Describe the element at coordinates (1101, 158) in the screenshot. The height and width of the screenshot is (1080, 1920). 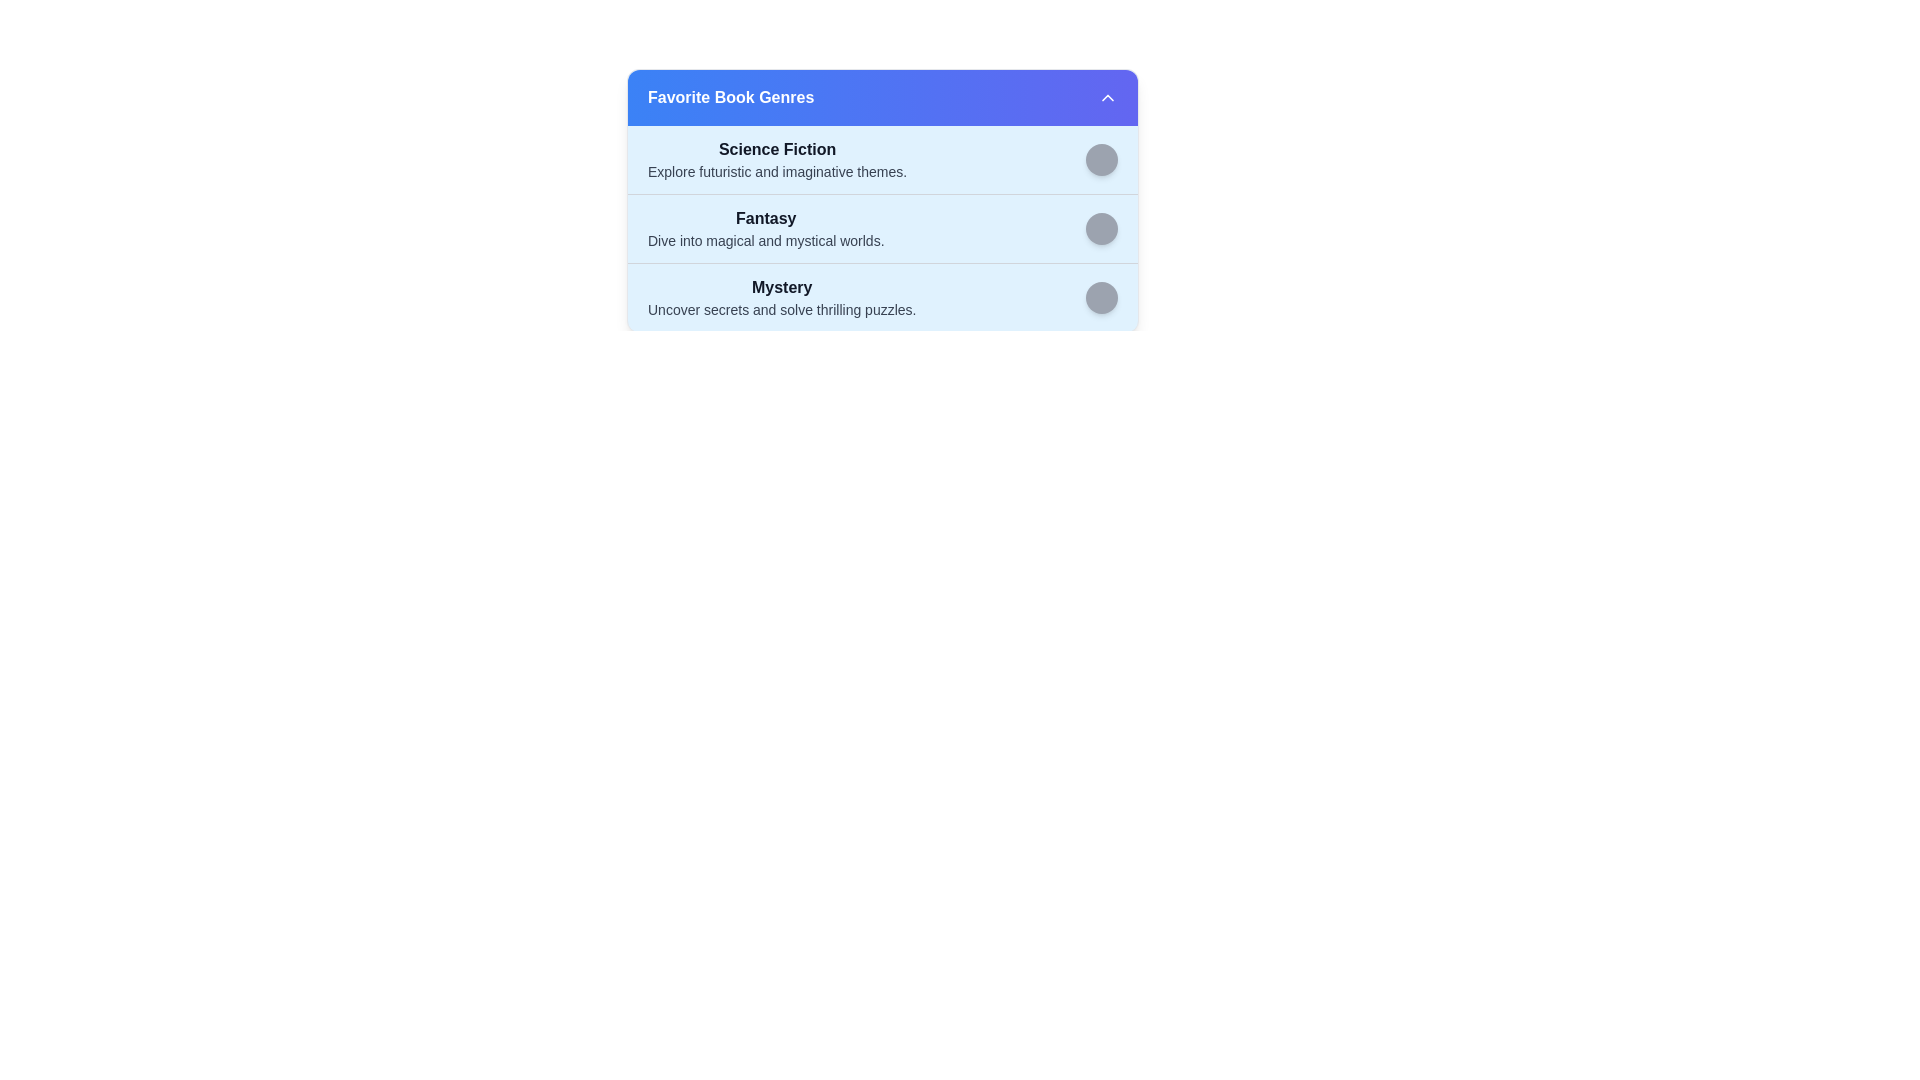
I see `the button located on the right side within the 'Science Fiction' section` at that location.